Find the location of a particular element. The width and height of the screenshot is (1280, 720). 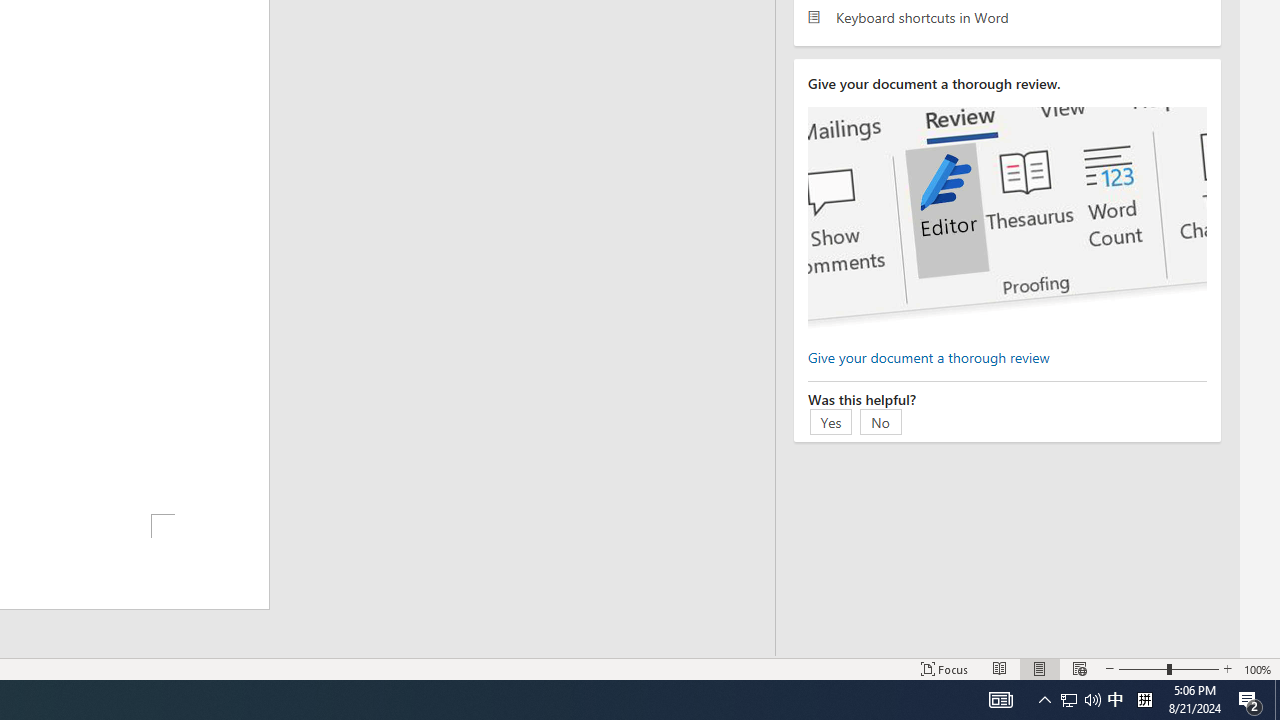

'editor ui screenshot' is located at coordinates (1007, 218).